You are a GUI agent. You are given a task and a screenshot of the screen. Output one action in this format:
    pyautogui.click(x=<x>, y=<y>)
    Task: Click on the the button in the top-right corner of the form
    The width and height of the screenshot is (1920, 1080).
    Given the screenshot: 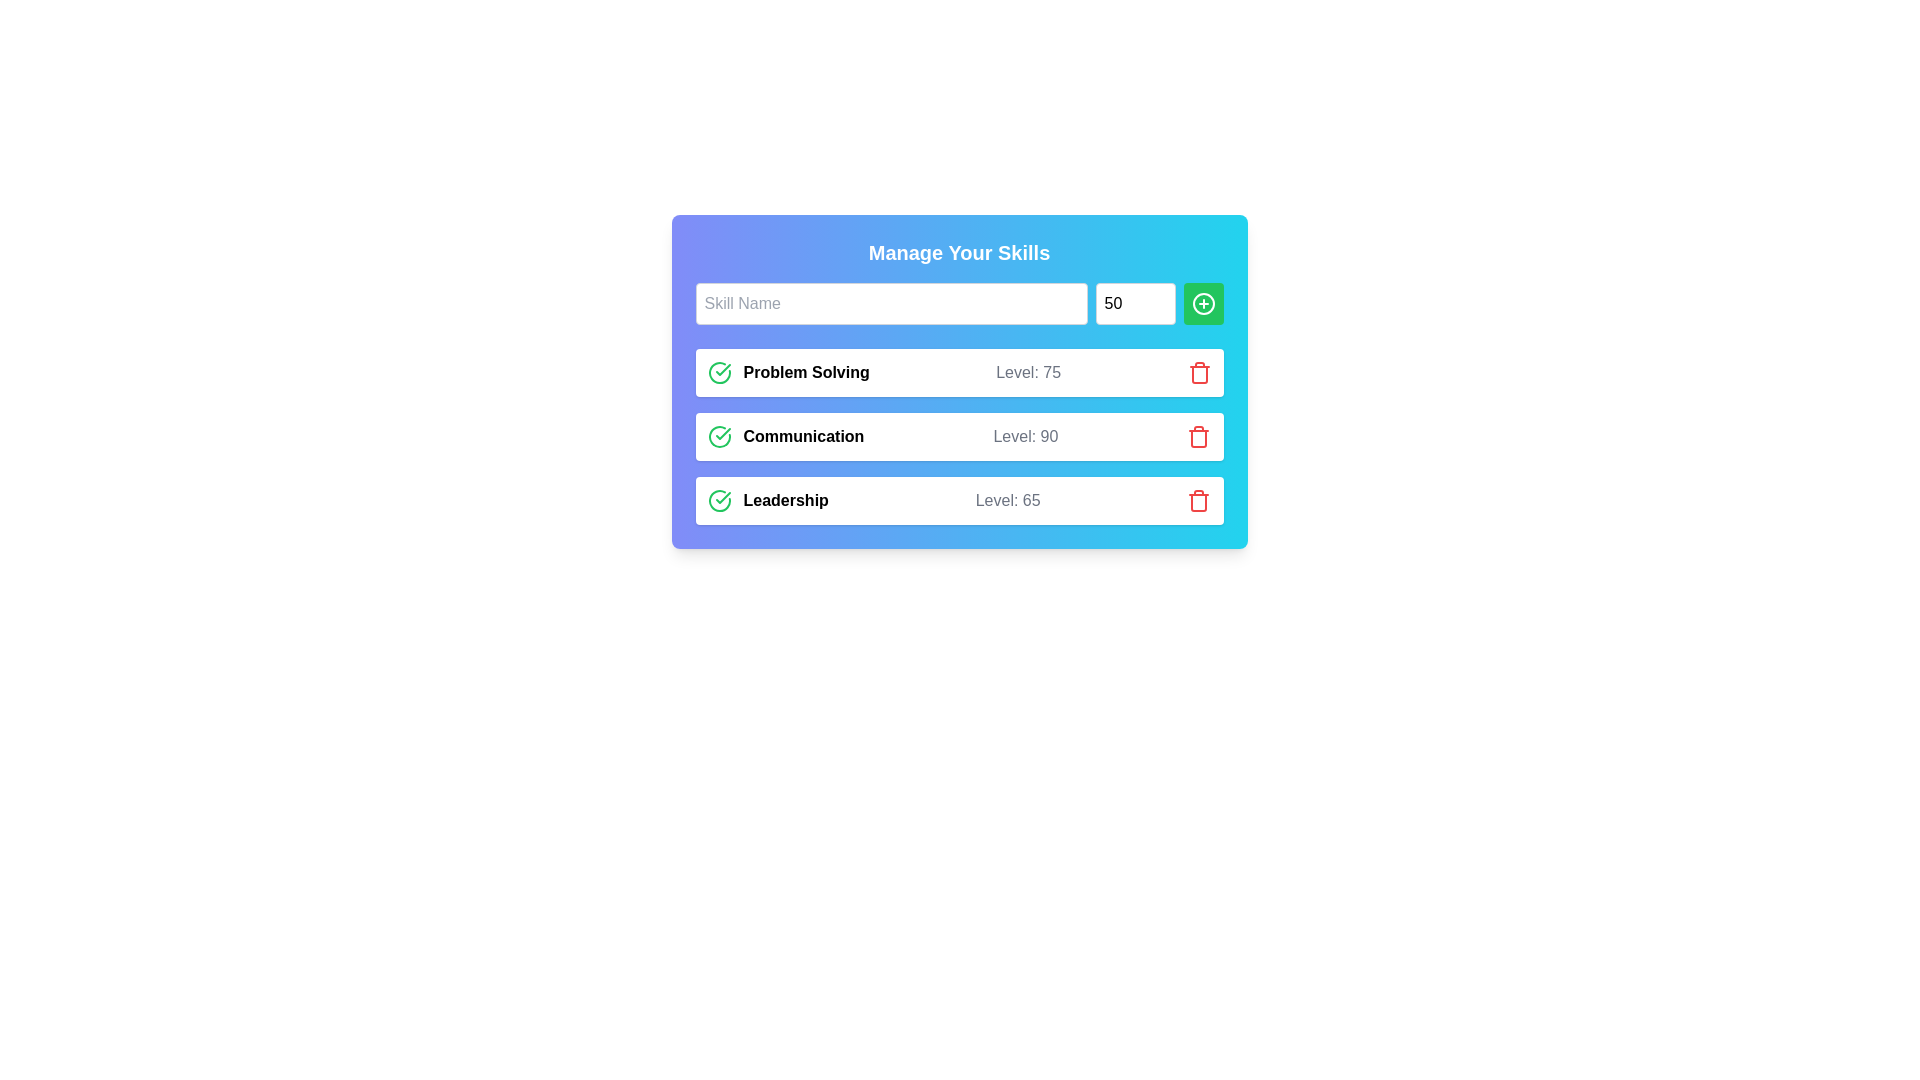 What is the action you would take?
    pyautogui.click(x=1202, y=304)
    